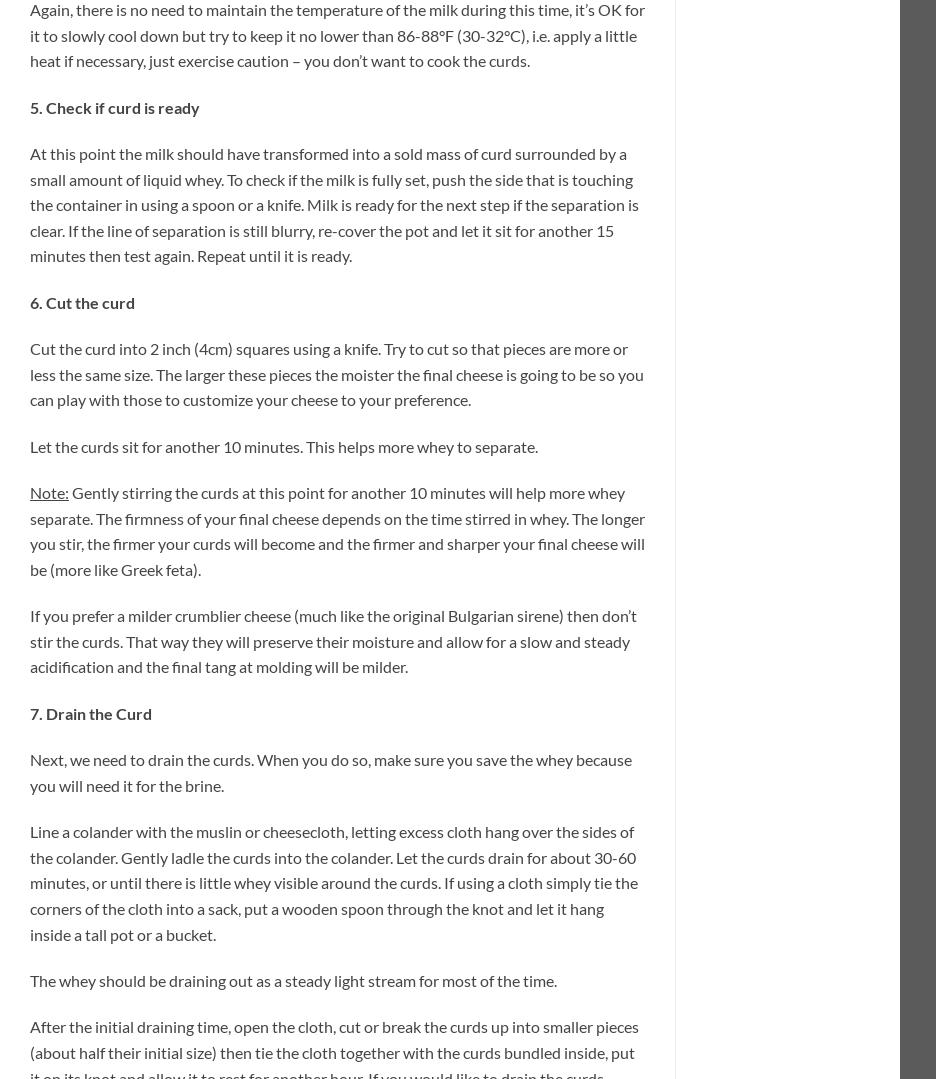 The width and height of the screenshot is (936, 1079). Describe the element at coordinates (29, 445) in the screenshot. I see `'Let the curds sit for another 10 minutes. This helps more whey to separate.'` at that location.